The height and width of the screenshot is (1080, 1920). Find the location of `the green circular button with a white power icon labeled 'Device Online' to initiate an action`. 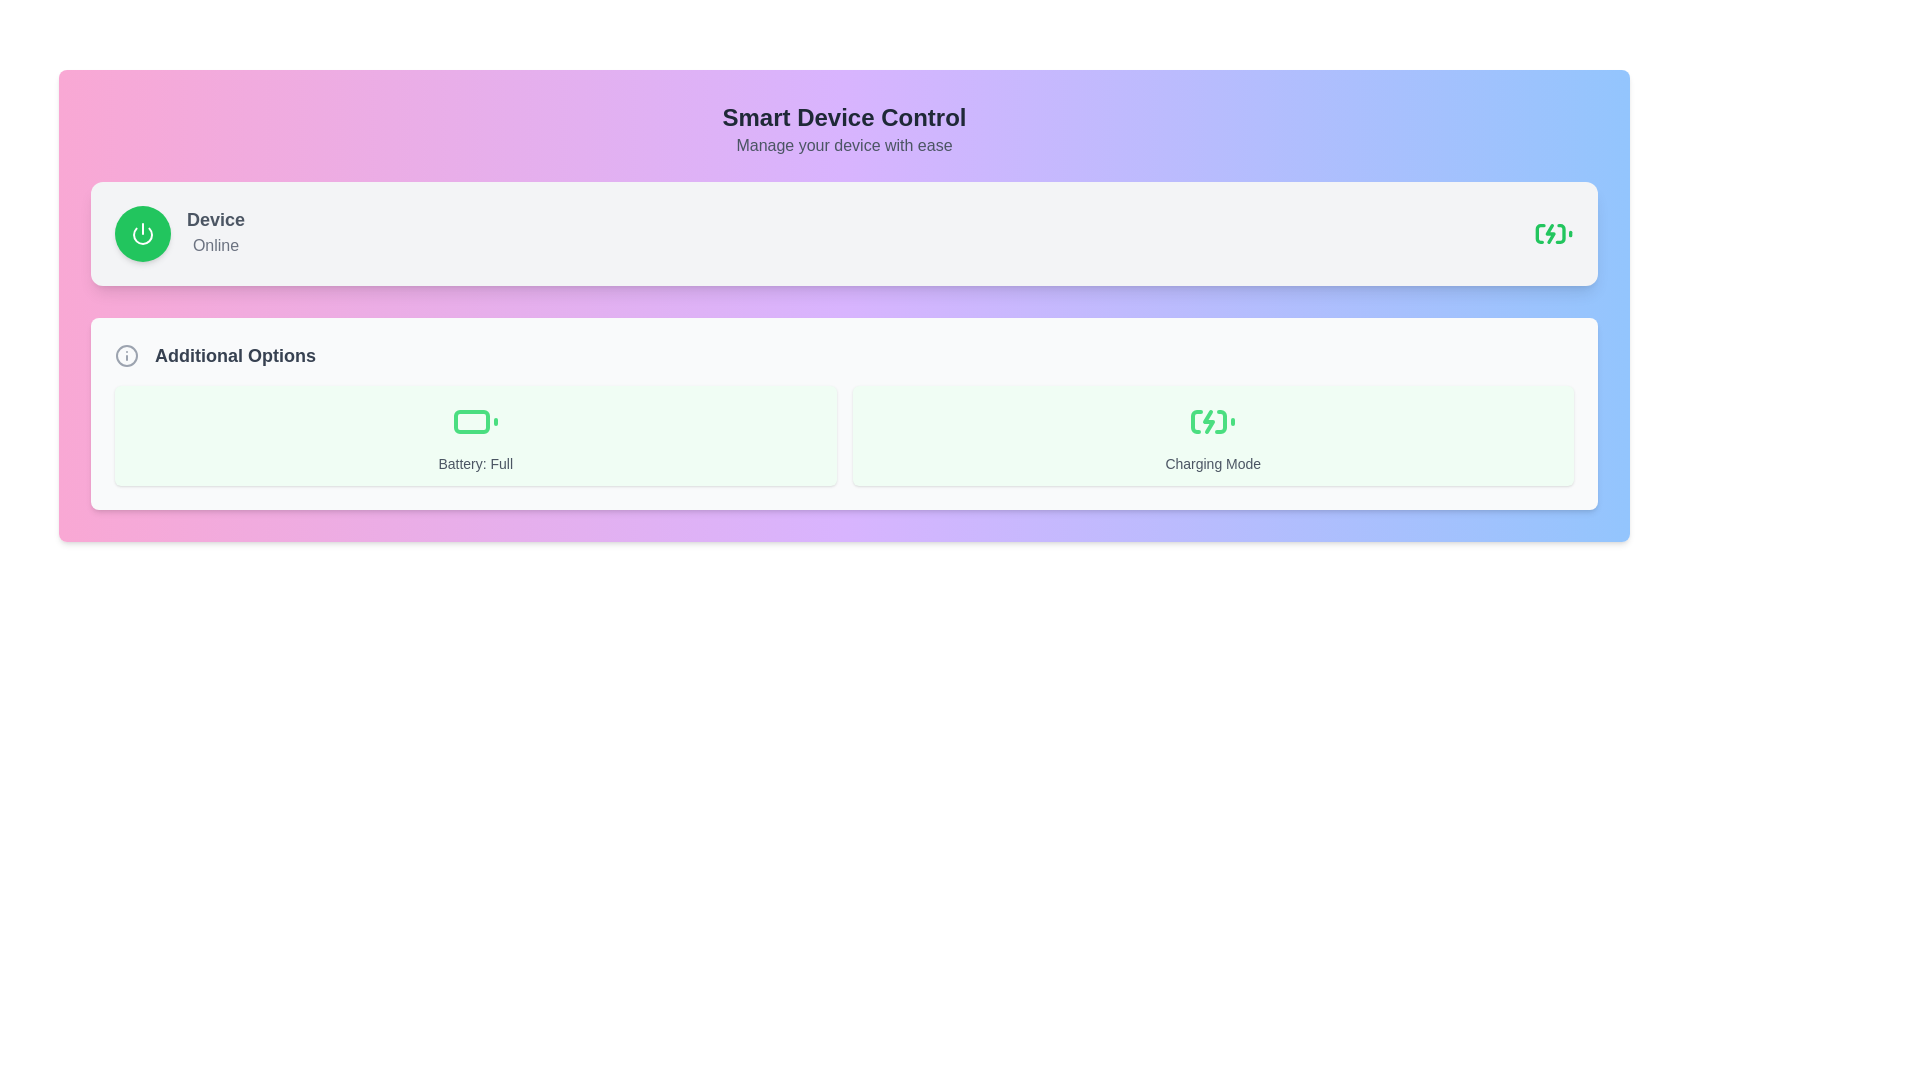

the green circular button with a white power icon labeled 'Device Online' to initiate an action is located at coordinates (180, 233).